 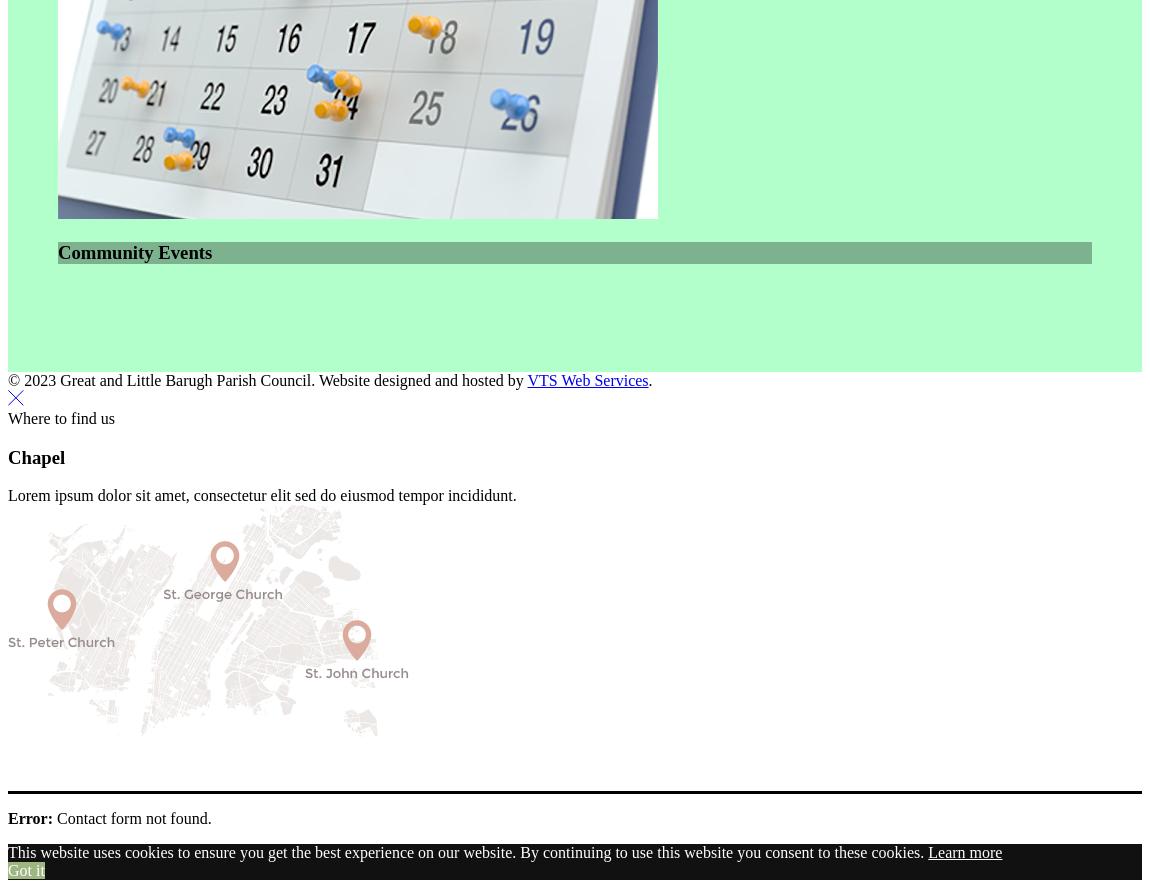 I want to click on '© 2023 Great and Little Barugh Parish Council. Website designed and hosted by', so click(x=266, y=379).